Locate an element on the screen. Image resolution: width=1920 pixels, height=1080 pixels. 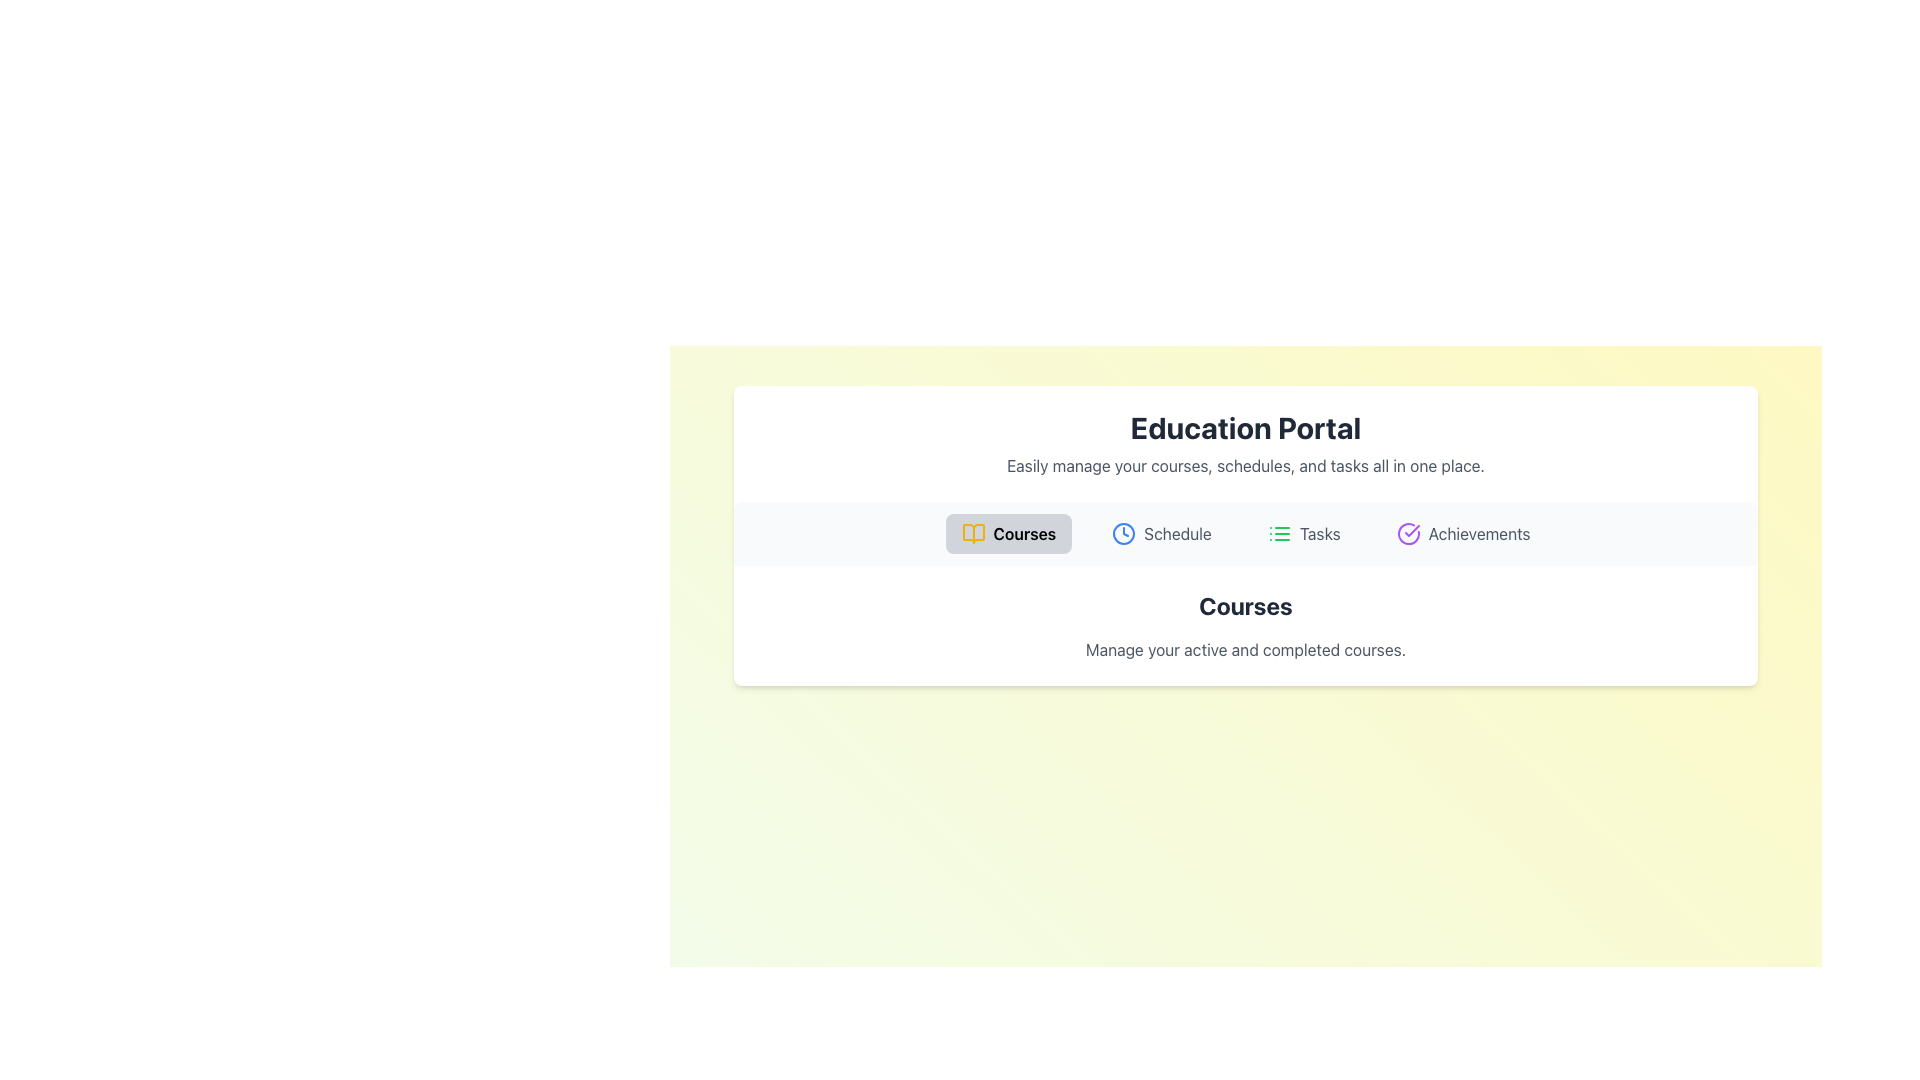
the 'Courses' label navigation tab, which is displayed in bold black font against a gray background is located at coordinates (1024, 532).